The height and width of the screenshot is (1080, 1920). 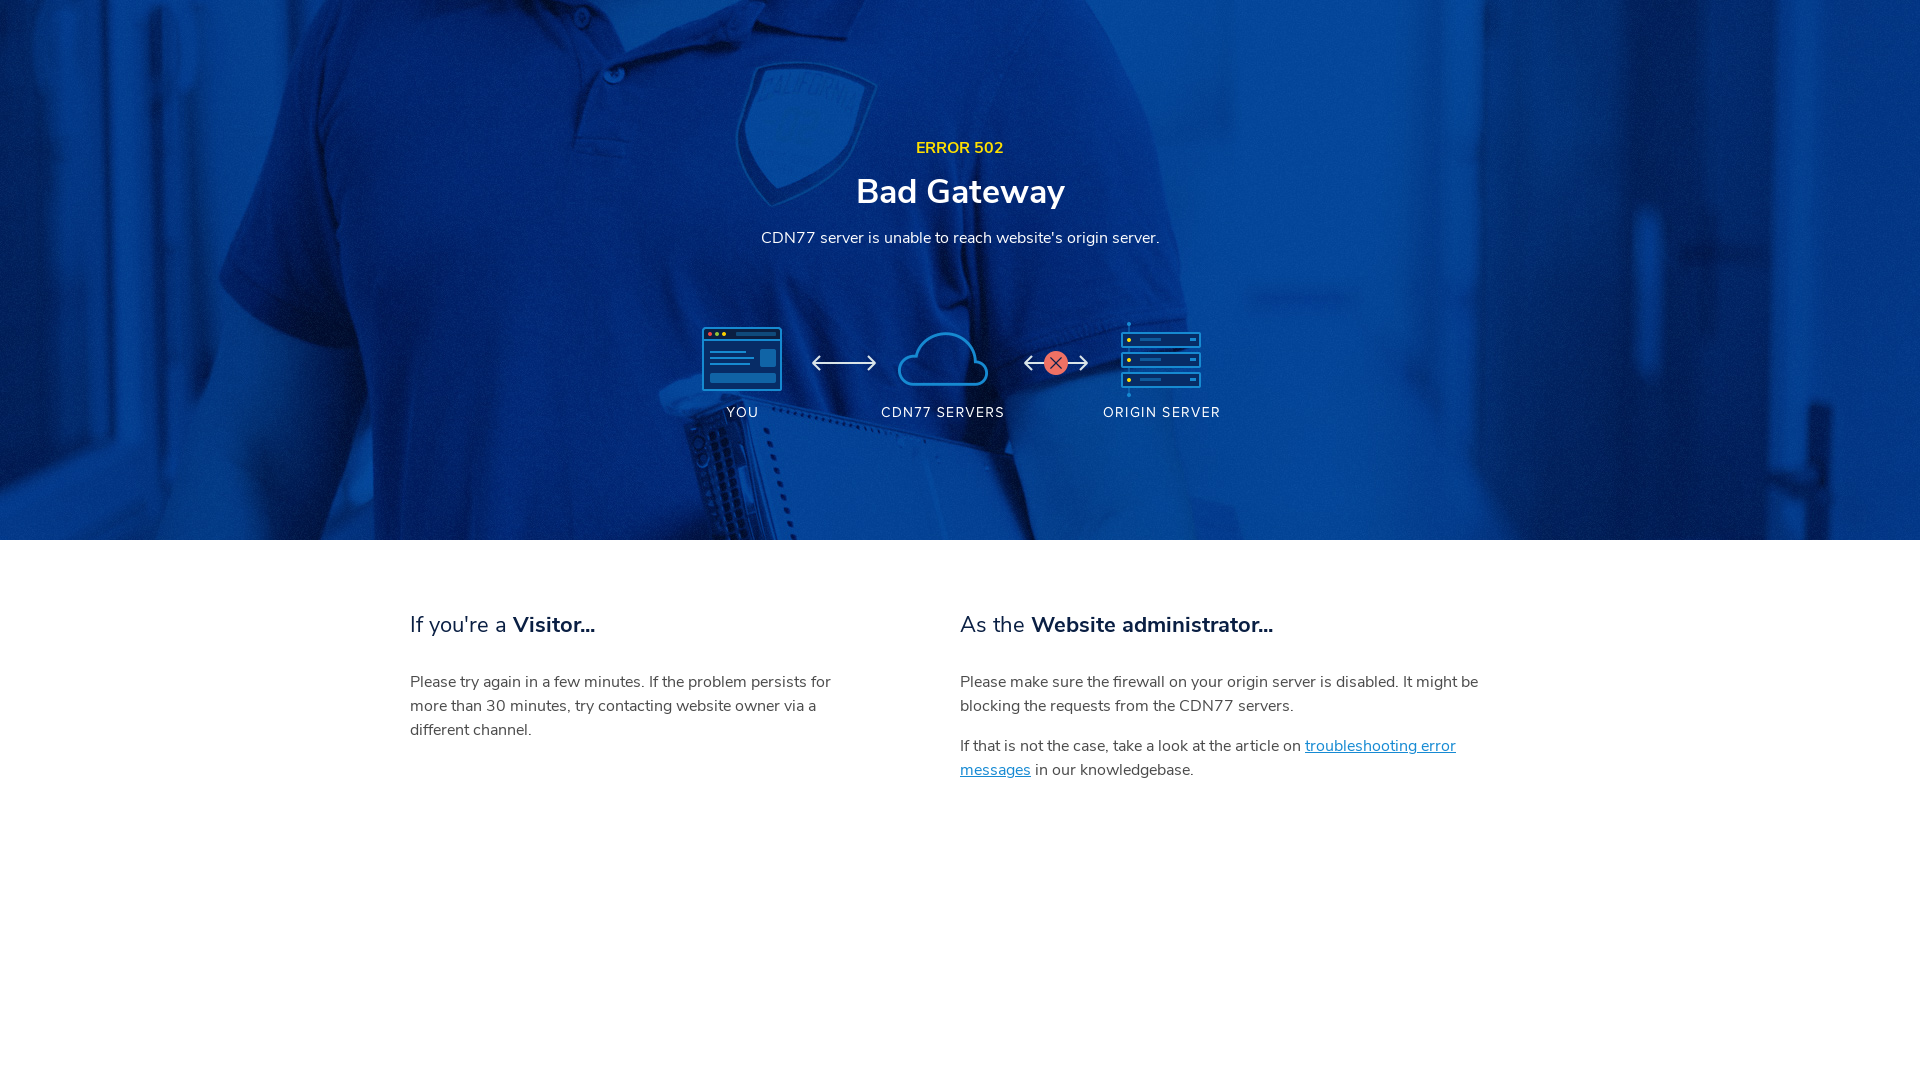 What do you see at coordinates (1207, 758) in the screenshot?
I see `'troubleshooting error messages'` at bounding box center [1207, 758].